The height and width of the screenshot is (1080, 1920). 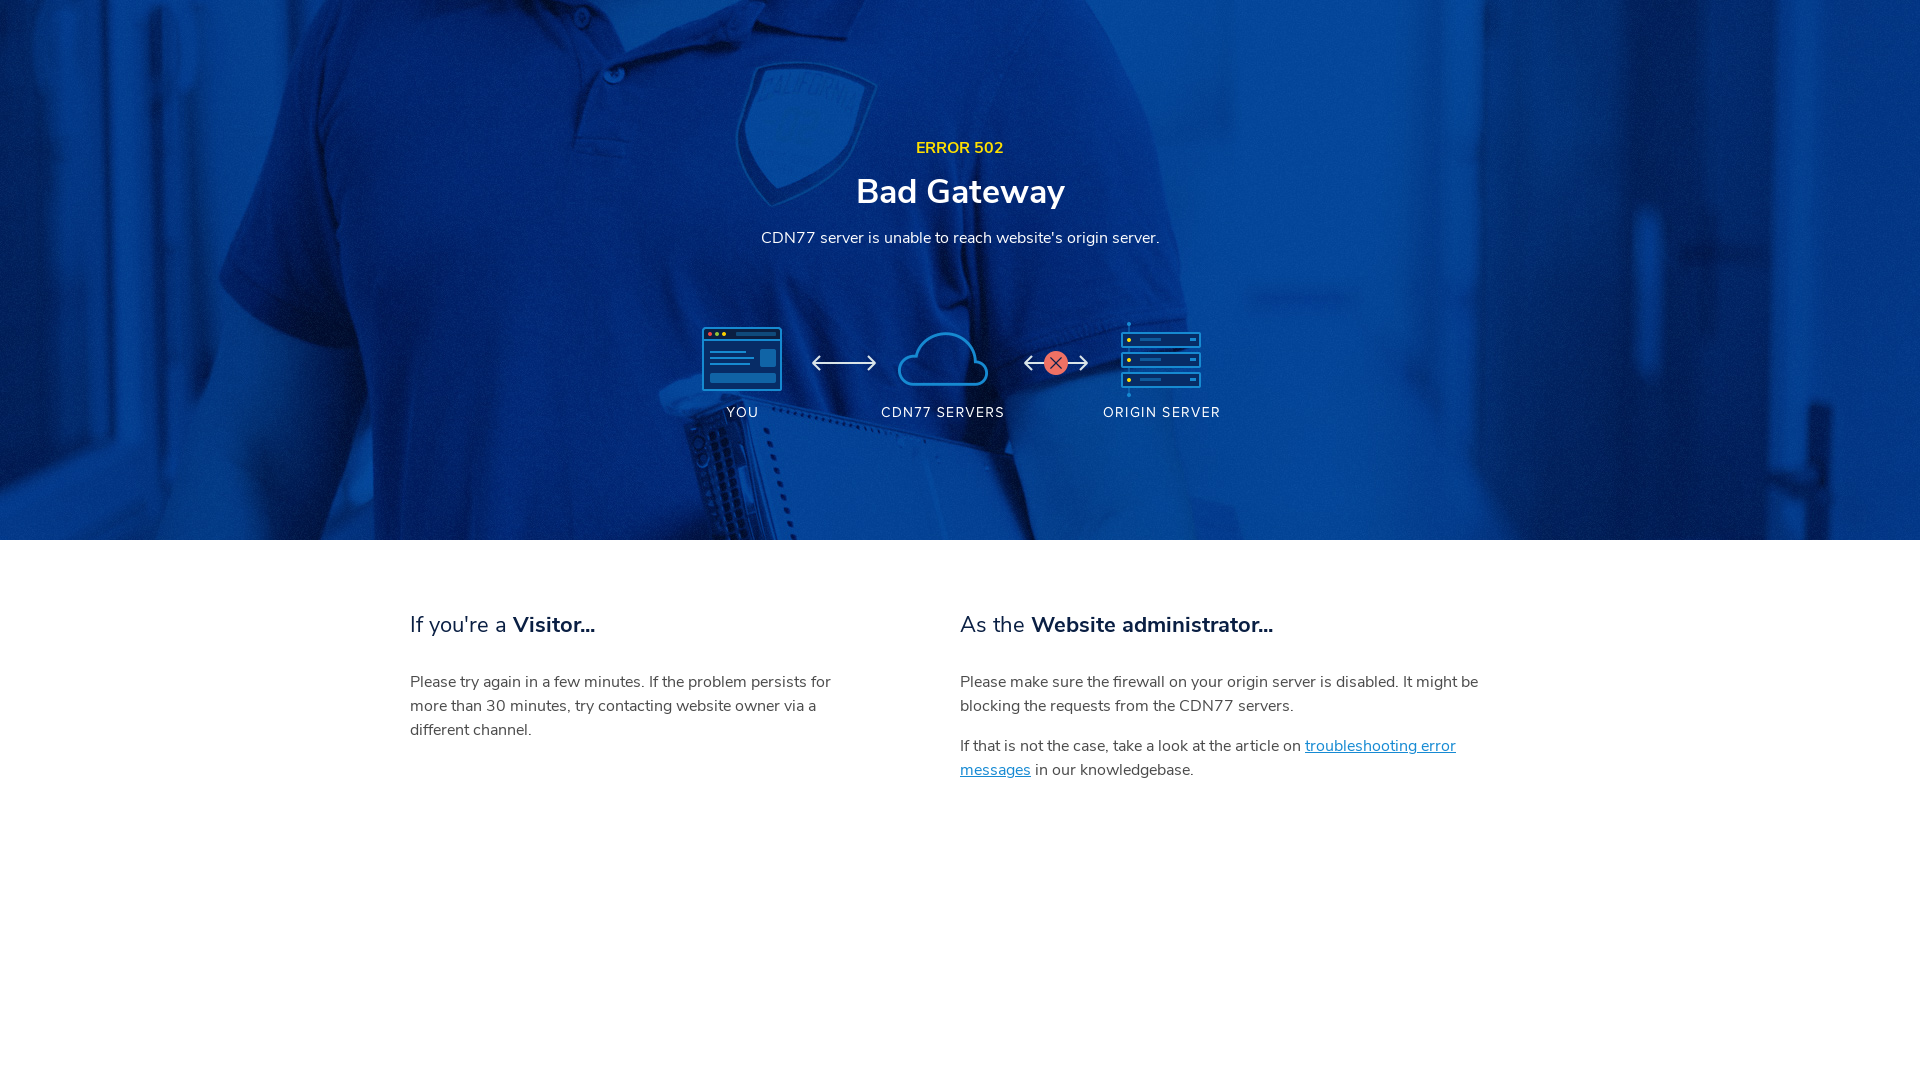 What do you see at coordinates (1207, 758) in the screenshot?
I see `'troubleshooting error messages'` at bounding box center [1207, 758].